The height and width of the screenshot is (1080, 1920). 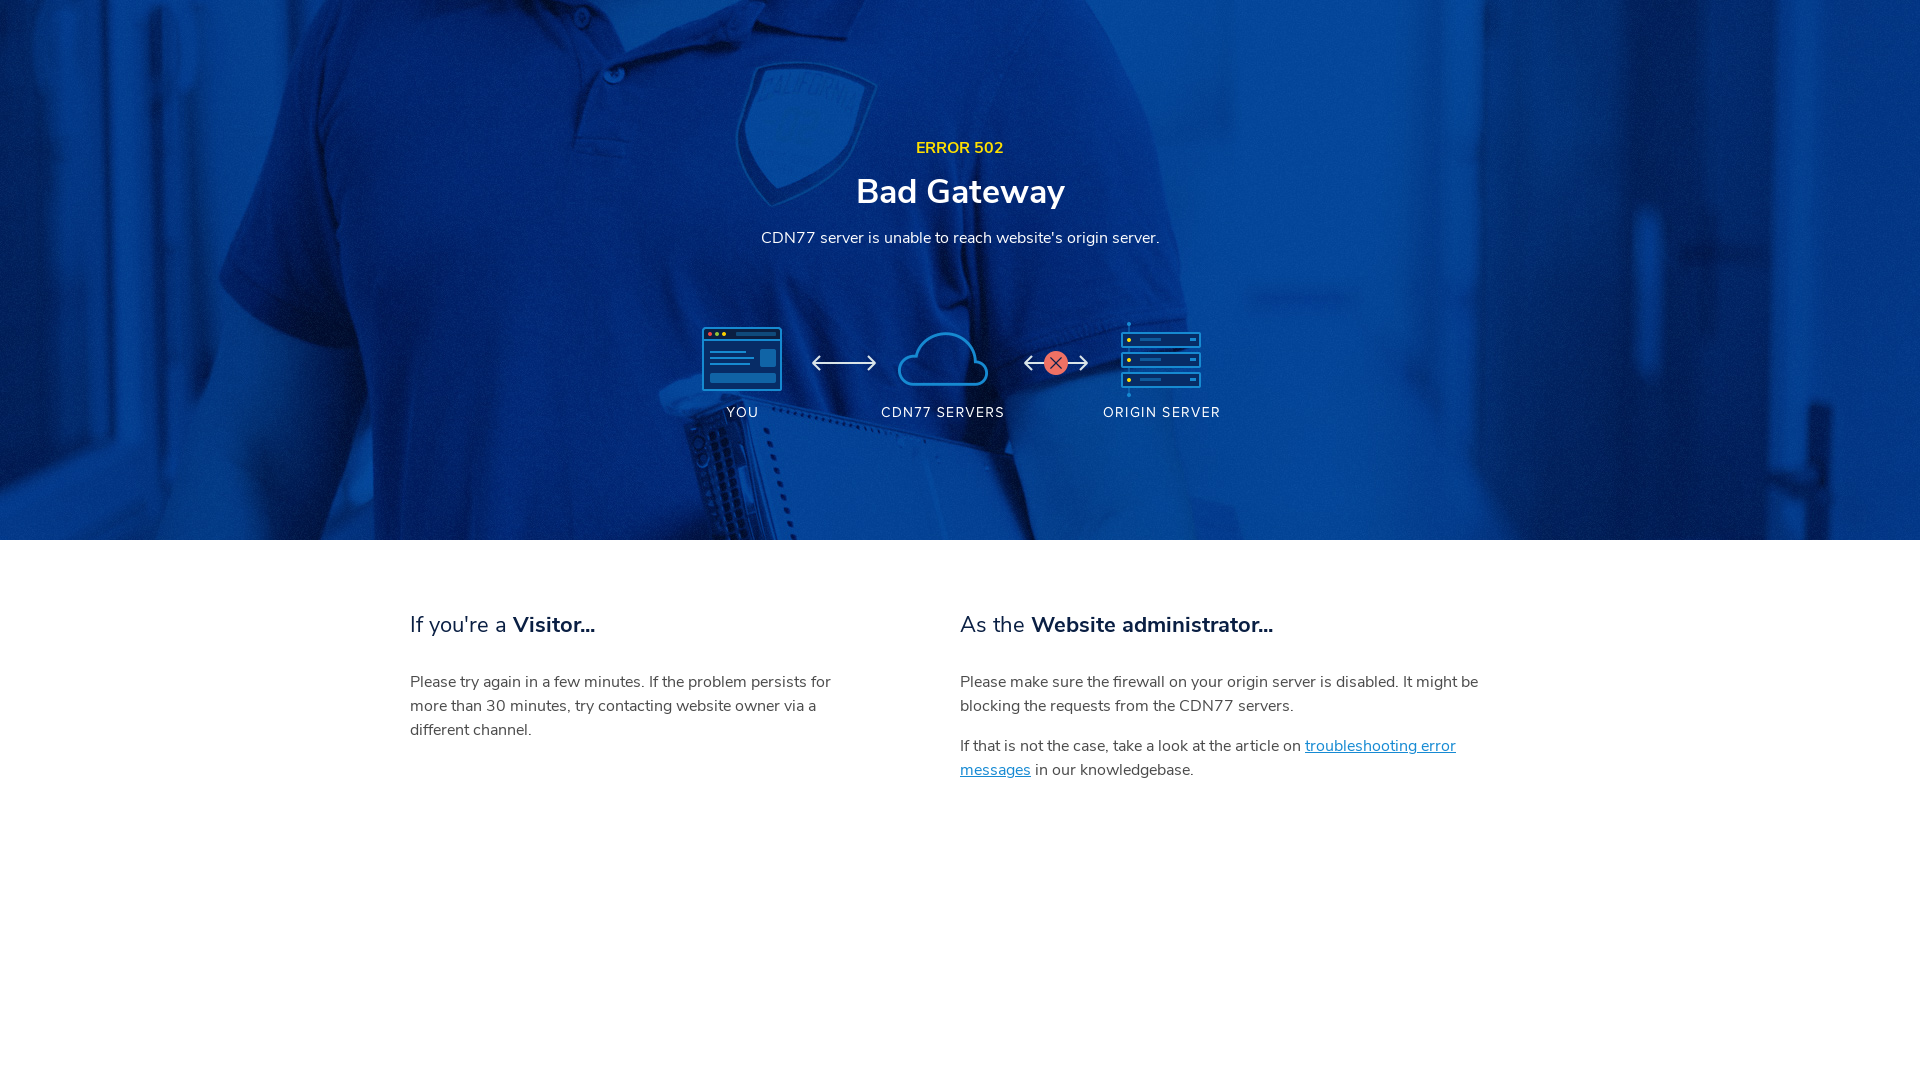 What do you see at coordinates (1207, 758) in the screenshot?
I see `'troubleshooting error messages'` at bounding box center [1207, 758].